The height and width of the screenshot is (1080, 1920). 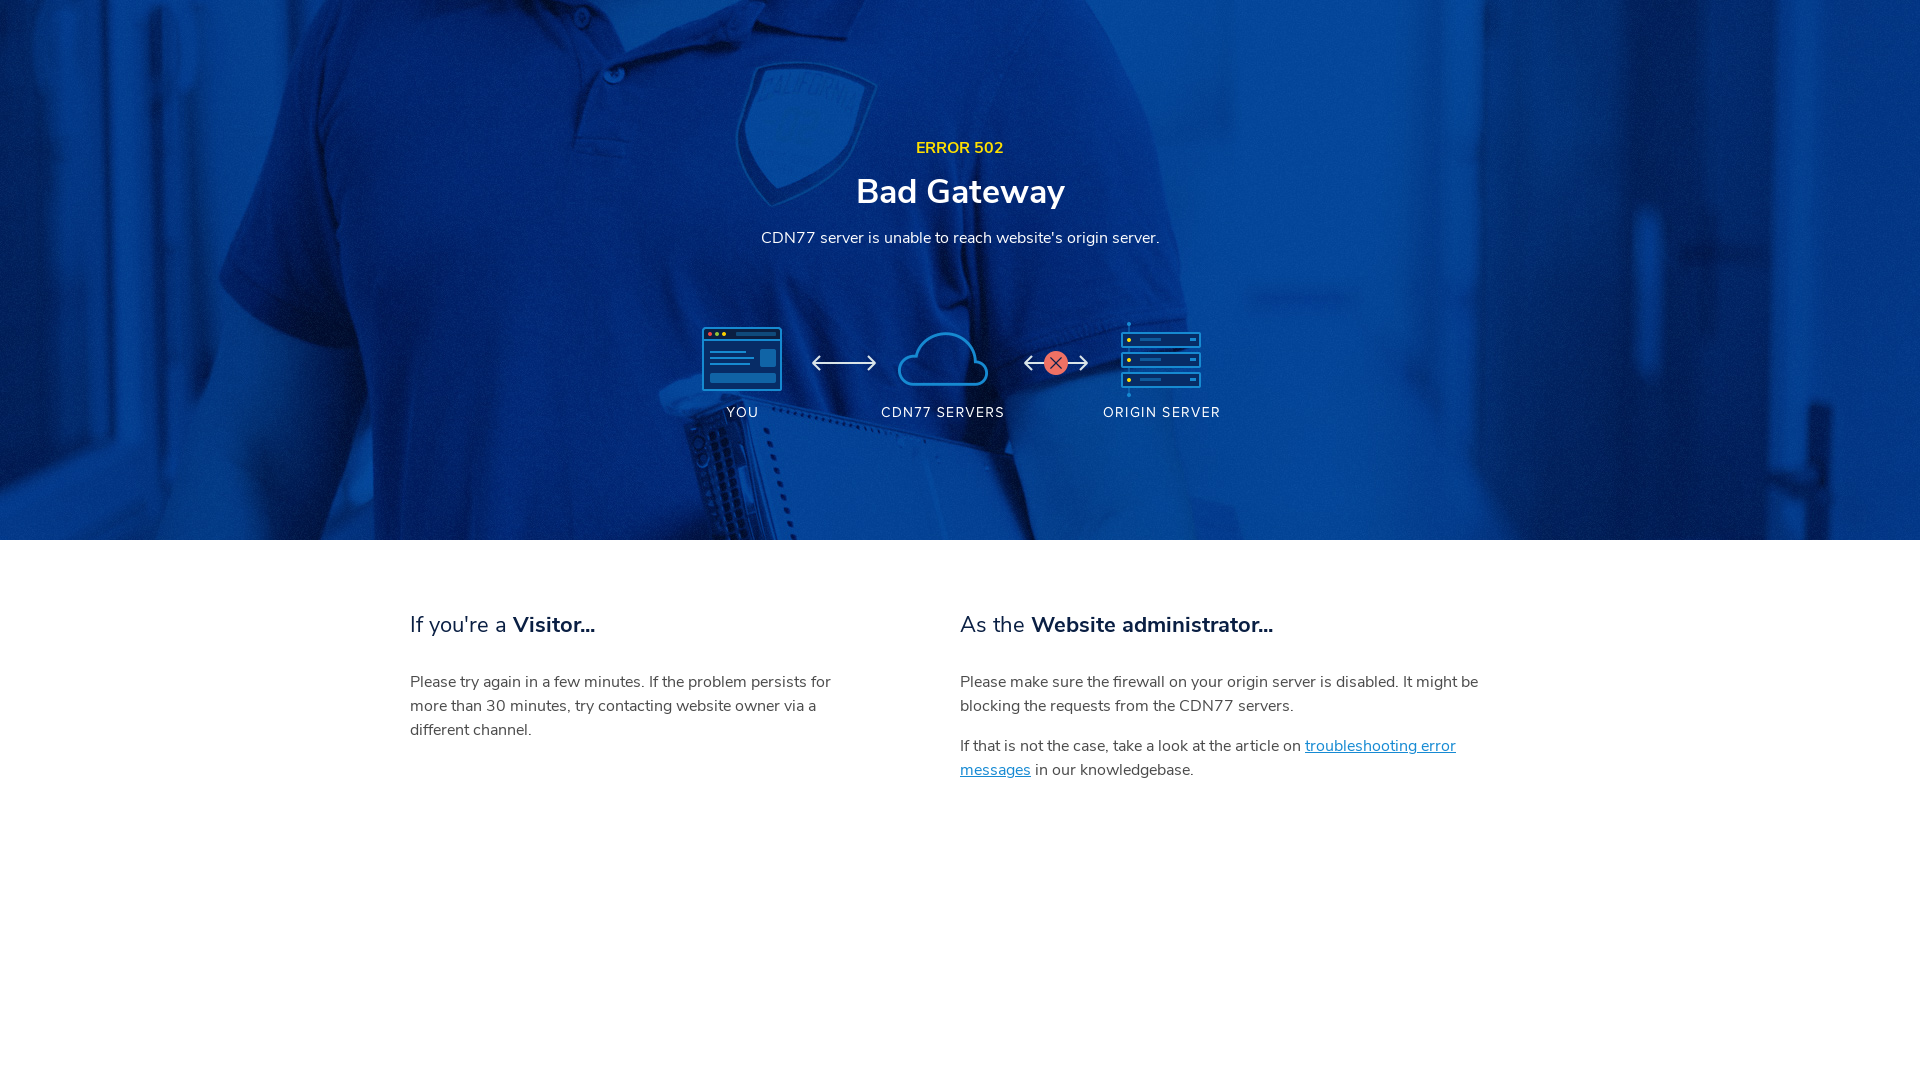 What do you see at coordinates (1207, 758) in the screenshot?
I see `'troubleshooting error messages'` at bounding box center [1207, 758].